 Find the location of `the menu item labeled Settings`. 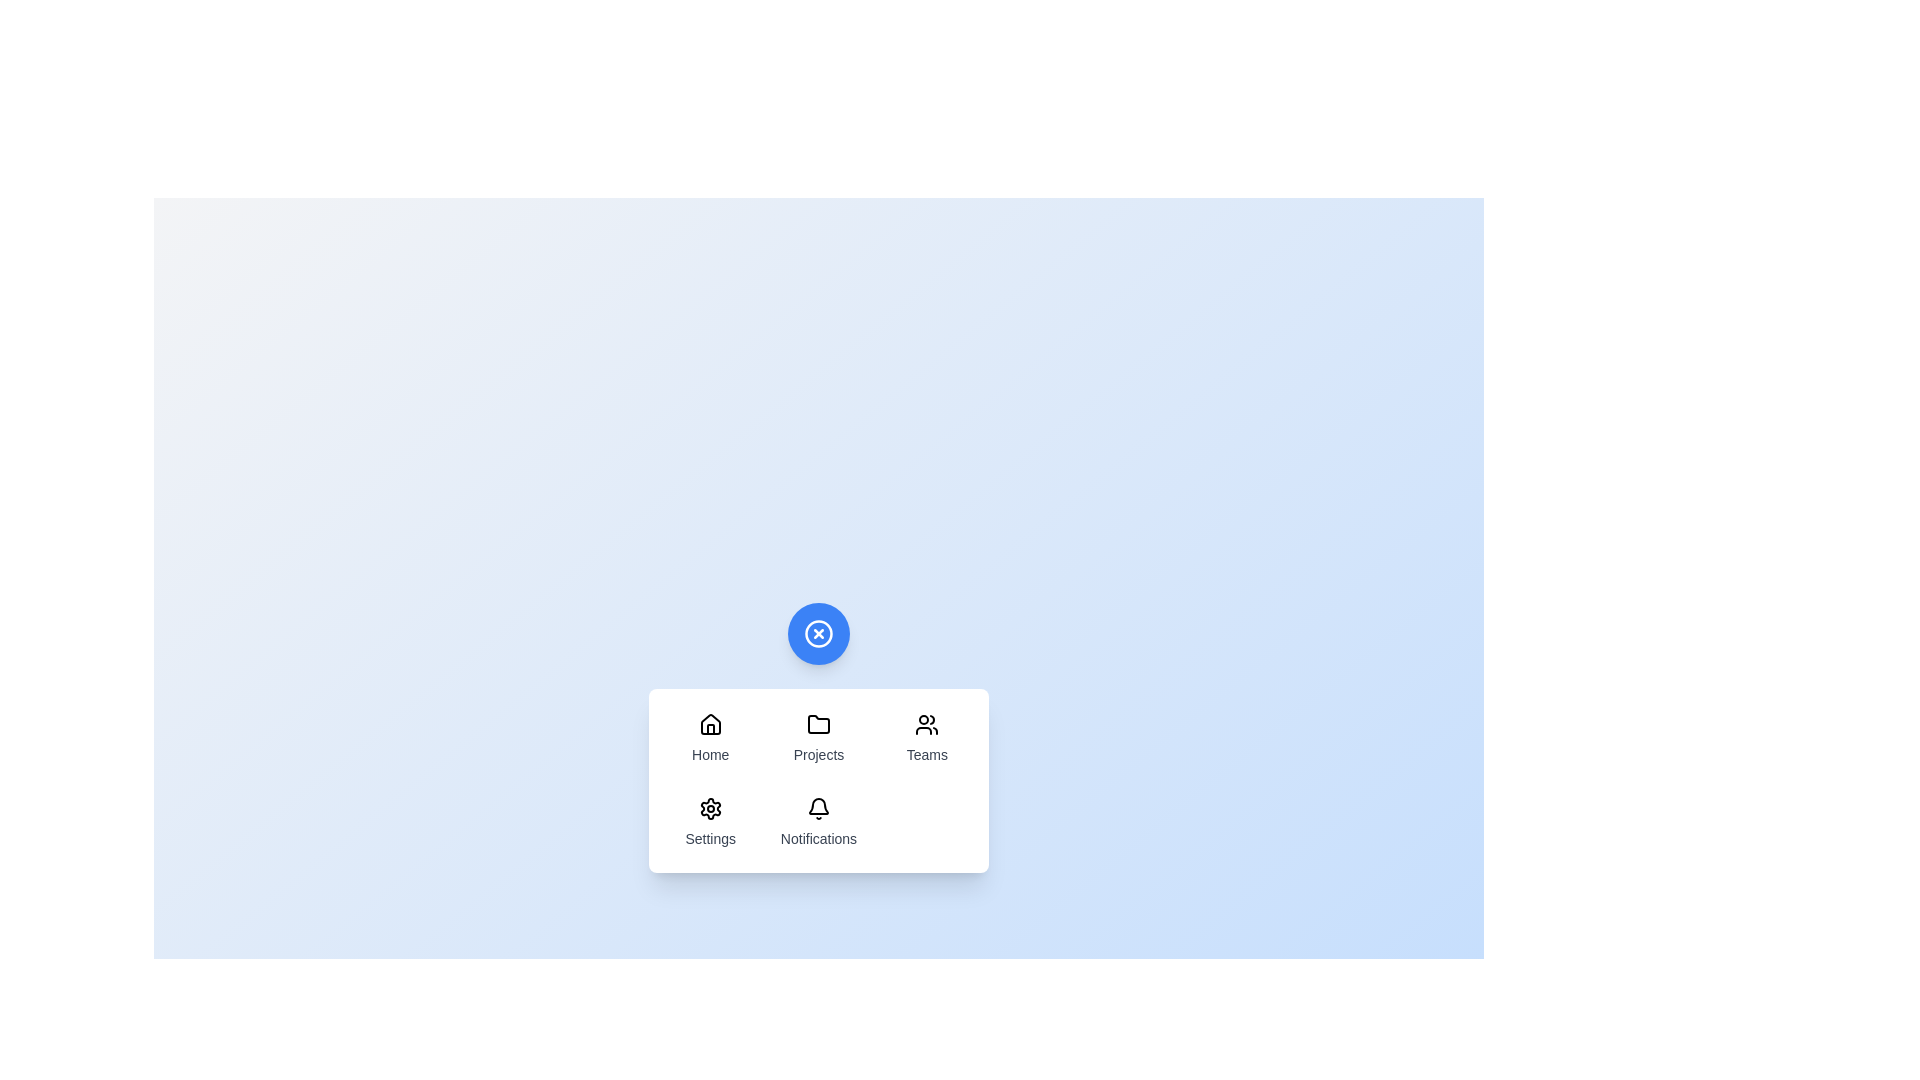

the menu item labeled Settings is located at coordinates (710, 822).